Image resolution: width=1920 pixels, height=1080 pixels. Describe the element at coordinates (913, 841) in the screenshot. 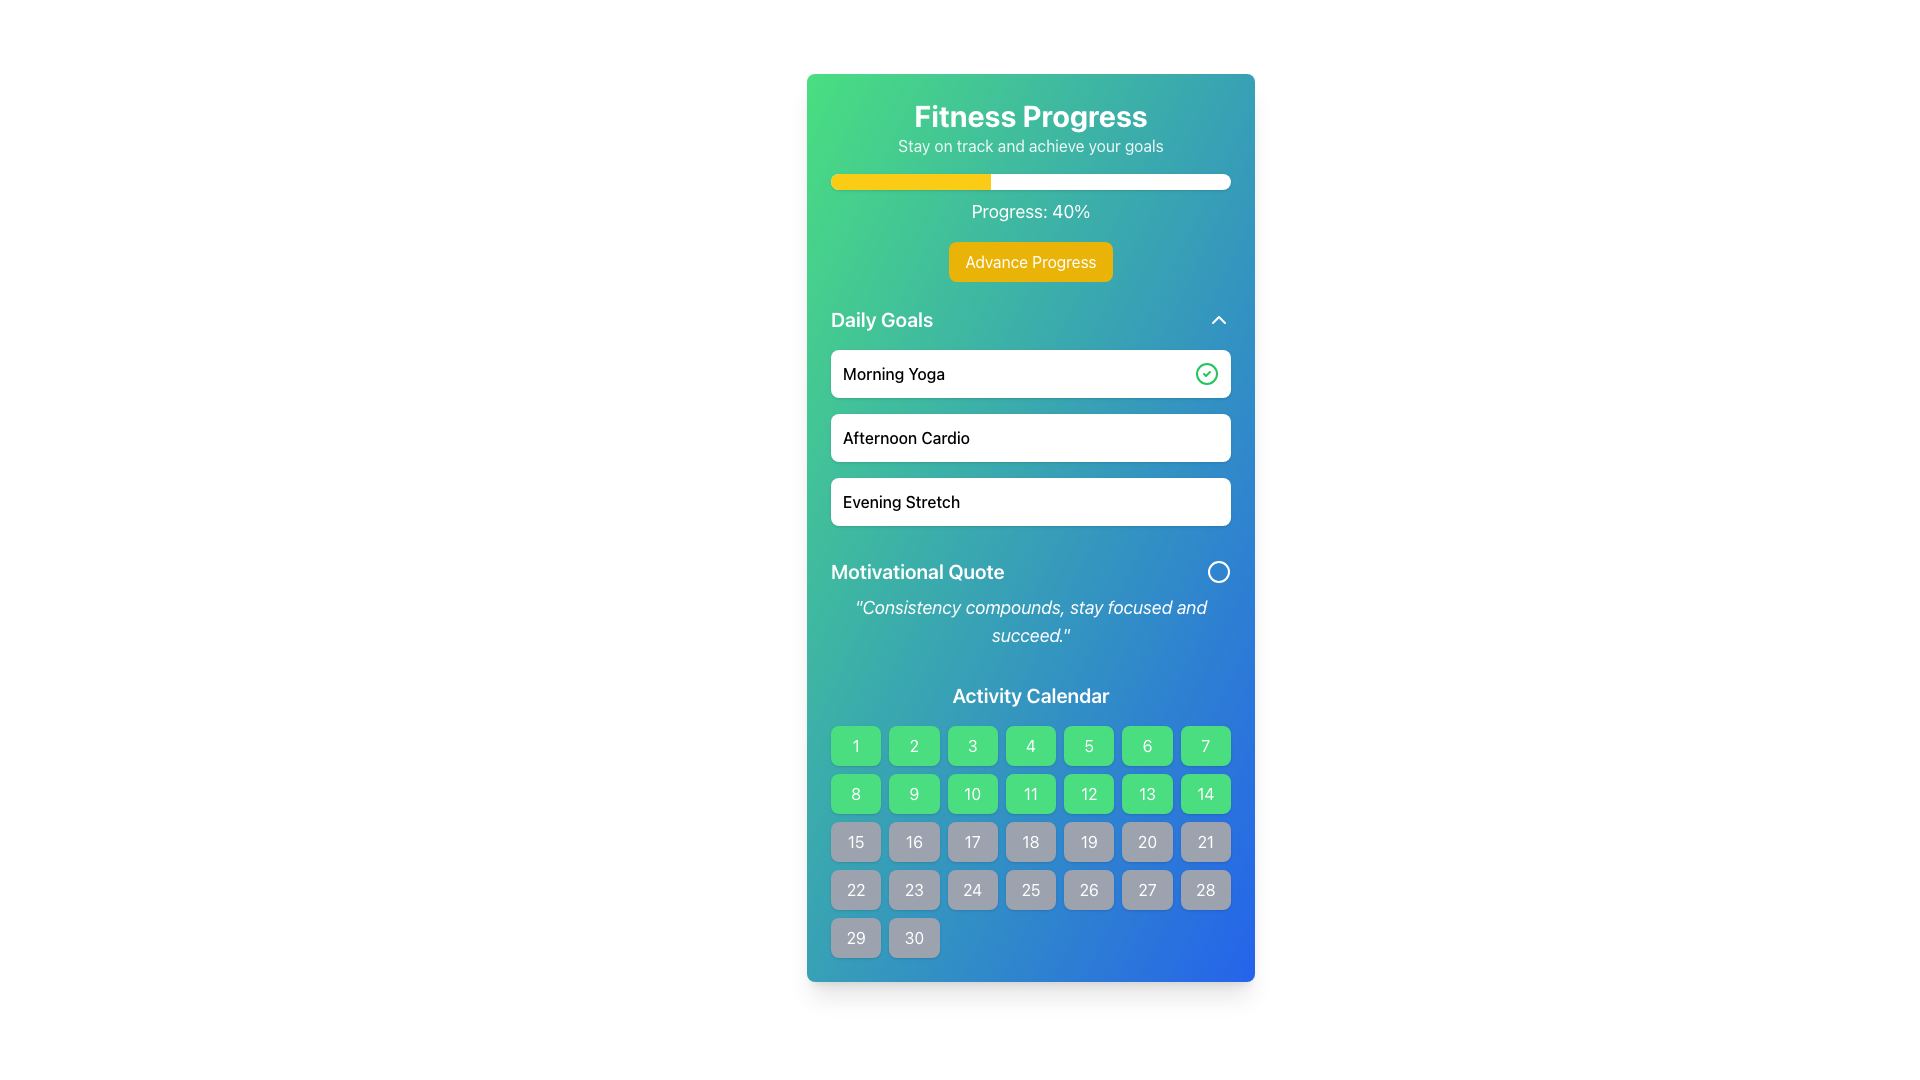

I see `the gray button with a white '16' number centered, located in the second column of the fourth row under the 'Activity Calendar' section` at that location.